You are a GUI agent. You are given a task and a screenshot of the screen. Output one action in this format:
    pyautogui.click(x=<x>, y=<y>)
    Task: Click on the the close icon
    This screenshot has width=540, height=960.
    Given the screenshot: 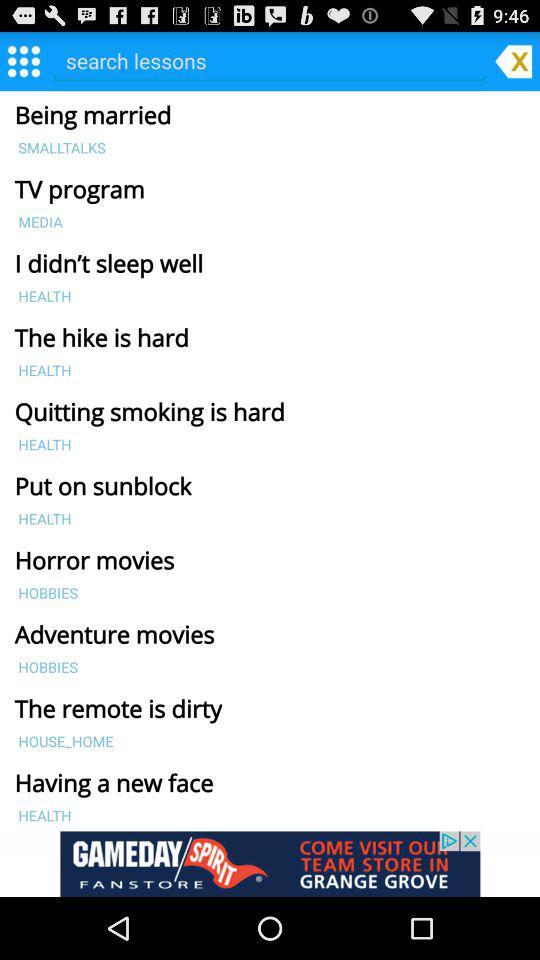 What is the action you would take?
    pyautogui.click(x=513, y=65)
    